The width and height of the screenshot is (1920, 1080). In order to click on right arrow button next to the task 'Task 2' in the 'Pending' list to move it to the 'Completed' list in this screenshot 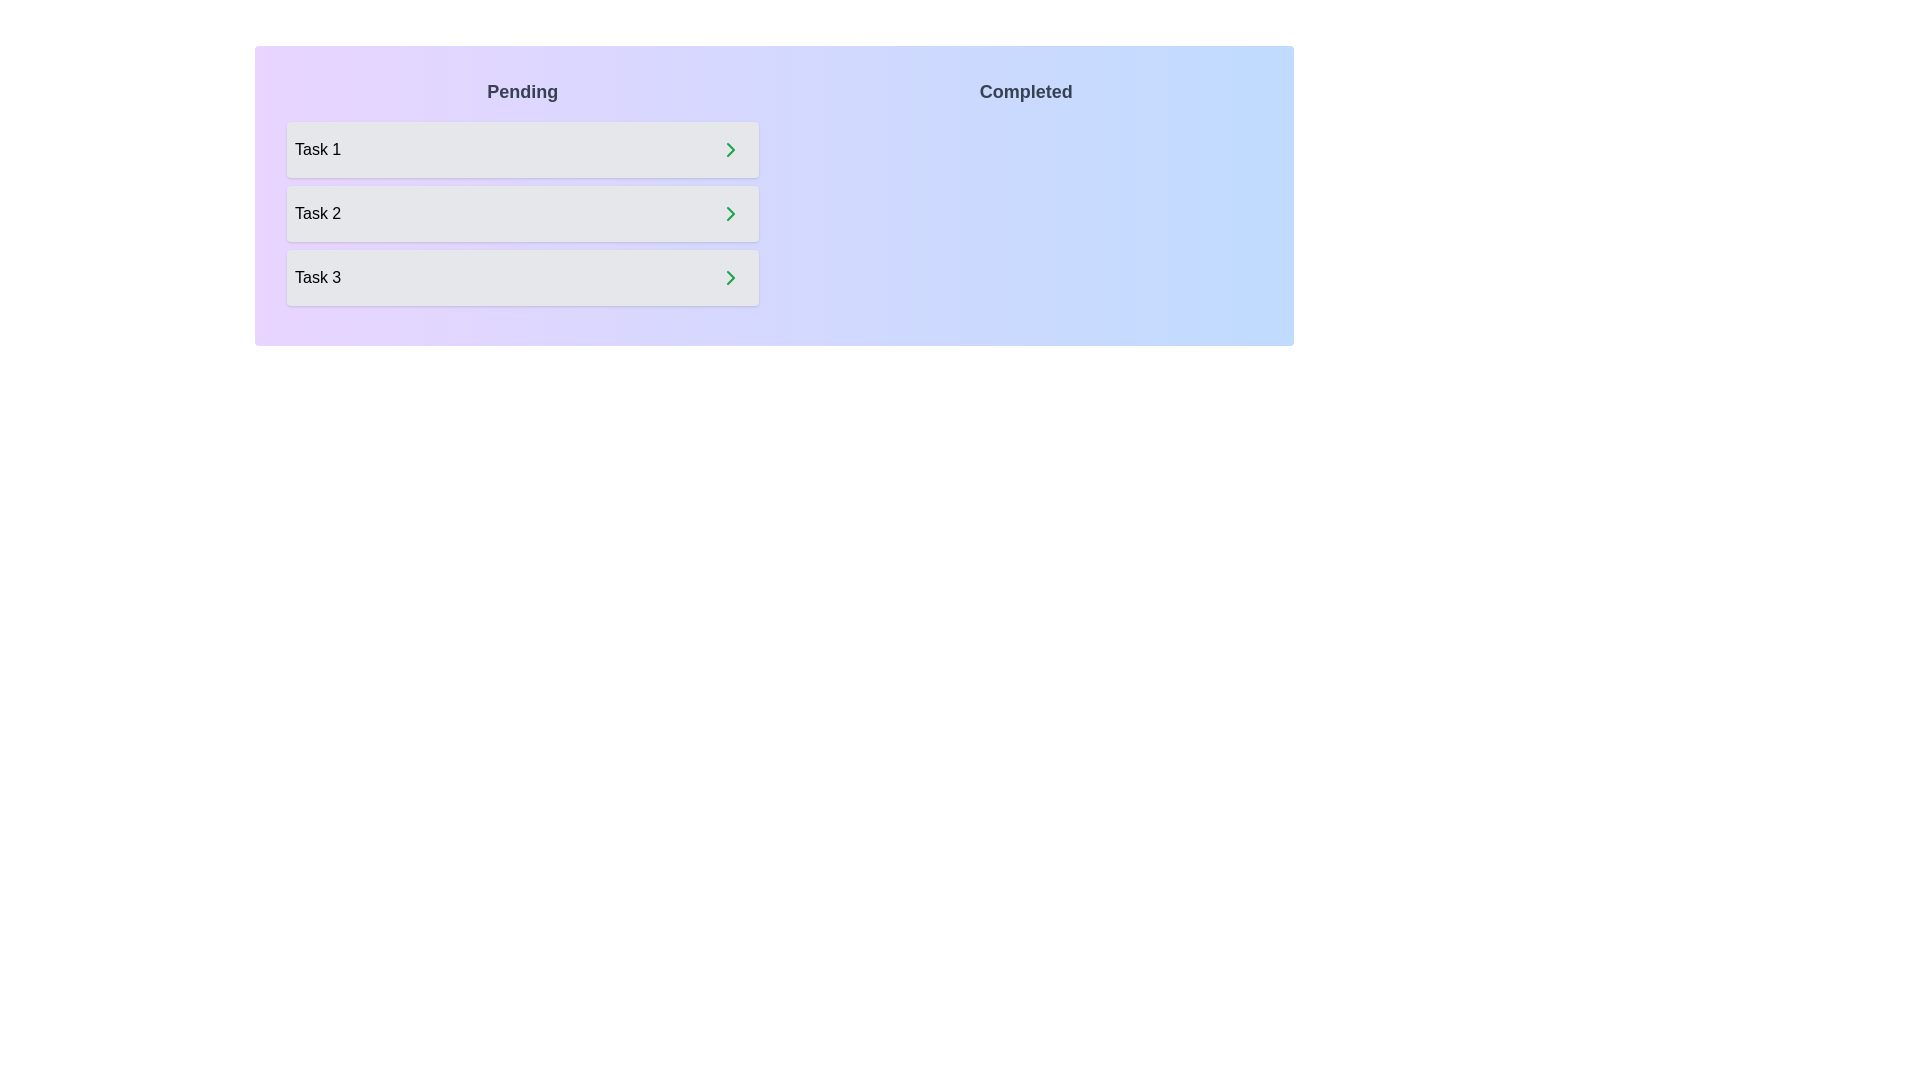, I will do `click(729, 213)`.